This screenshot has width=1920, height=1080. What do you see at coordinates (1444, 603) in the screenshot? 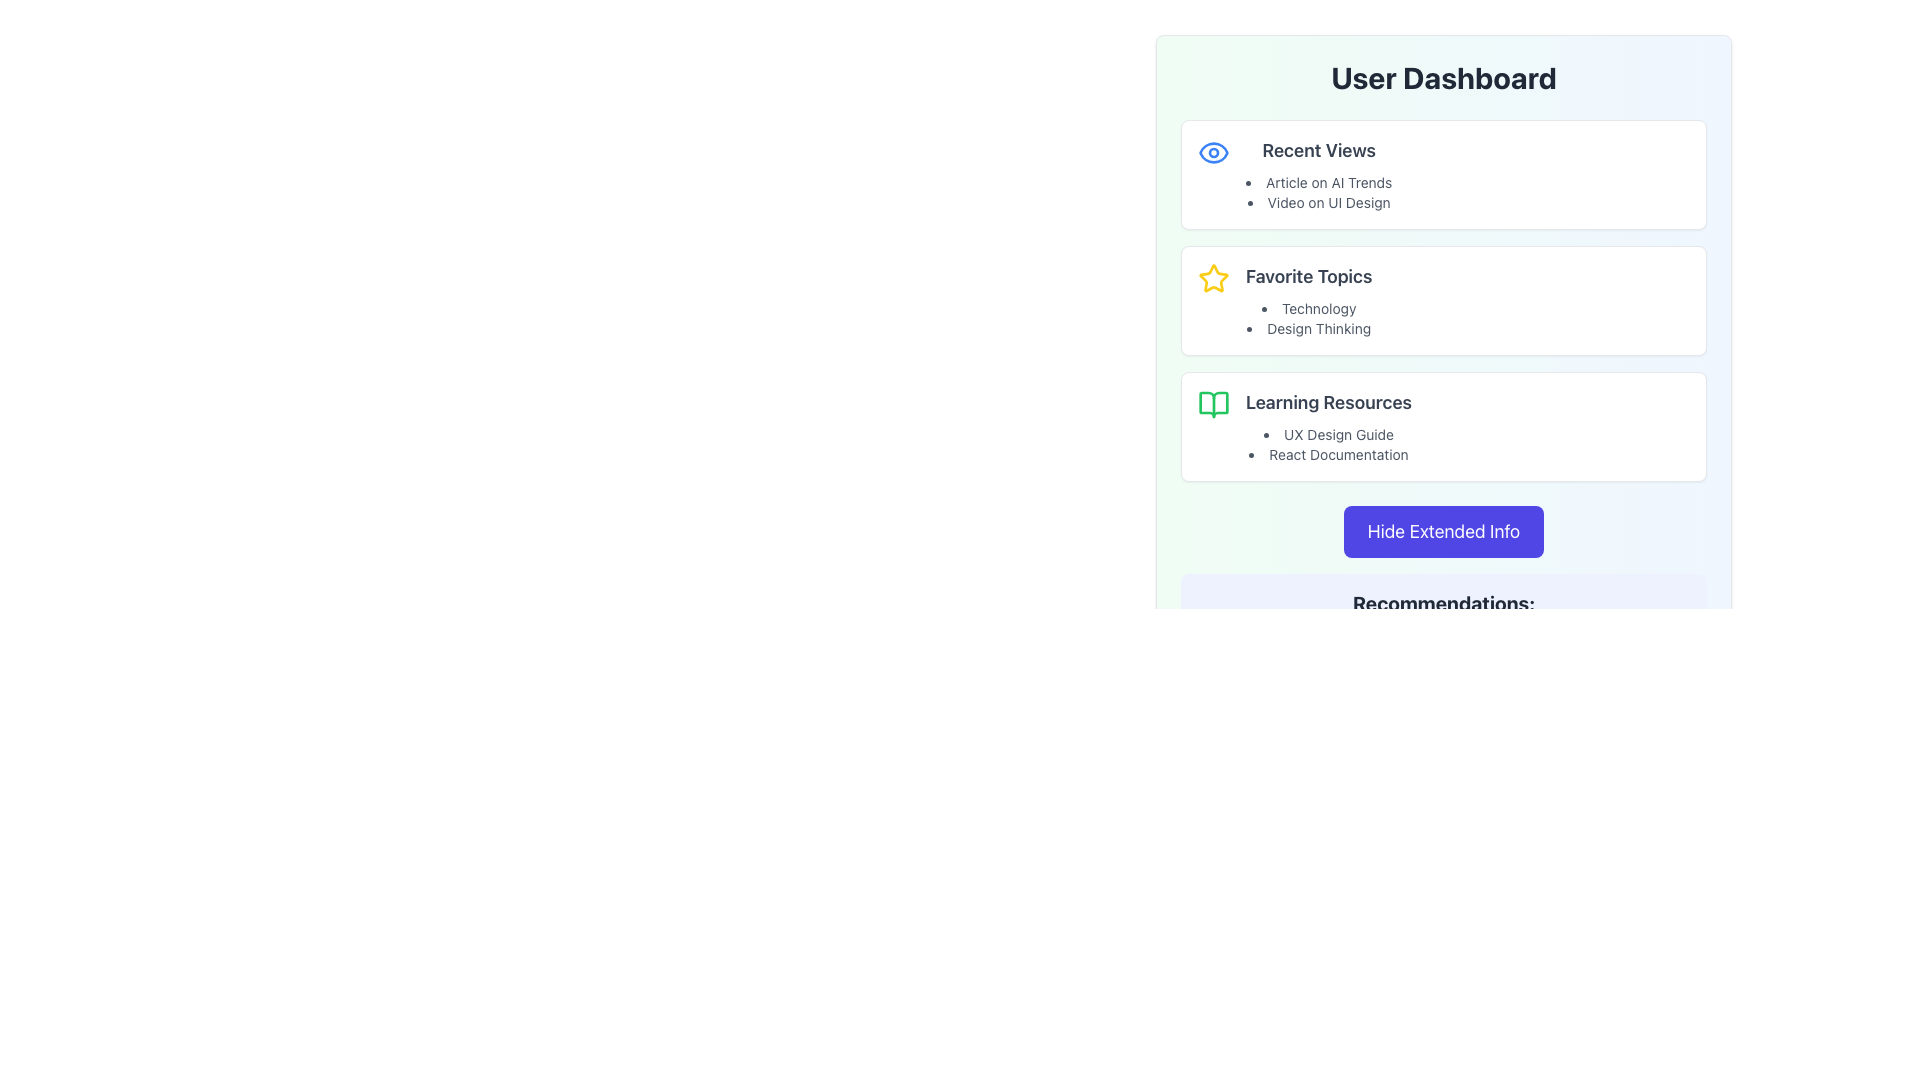
I see `the bold text serving as the title or heading for the recommendation section, which is located within a recommendation card below the 'Hide Extended Info' button` at bounding box center [1444, 603].